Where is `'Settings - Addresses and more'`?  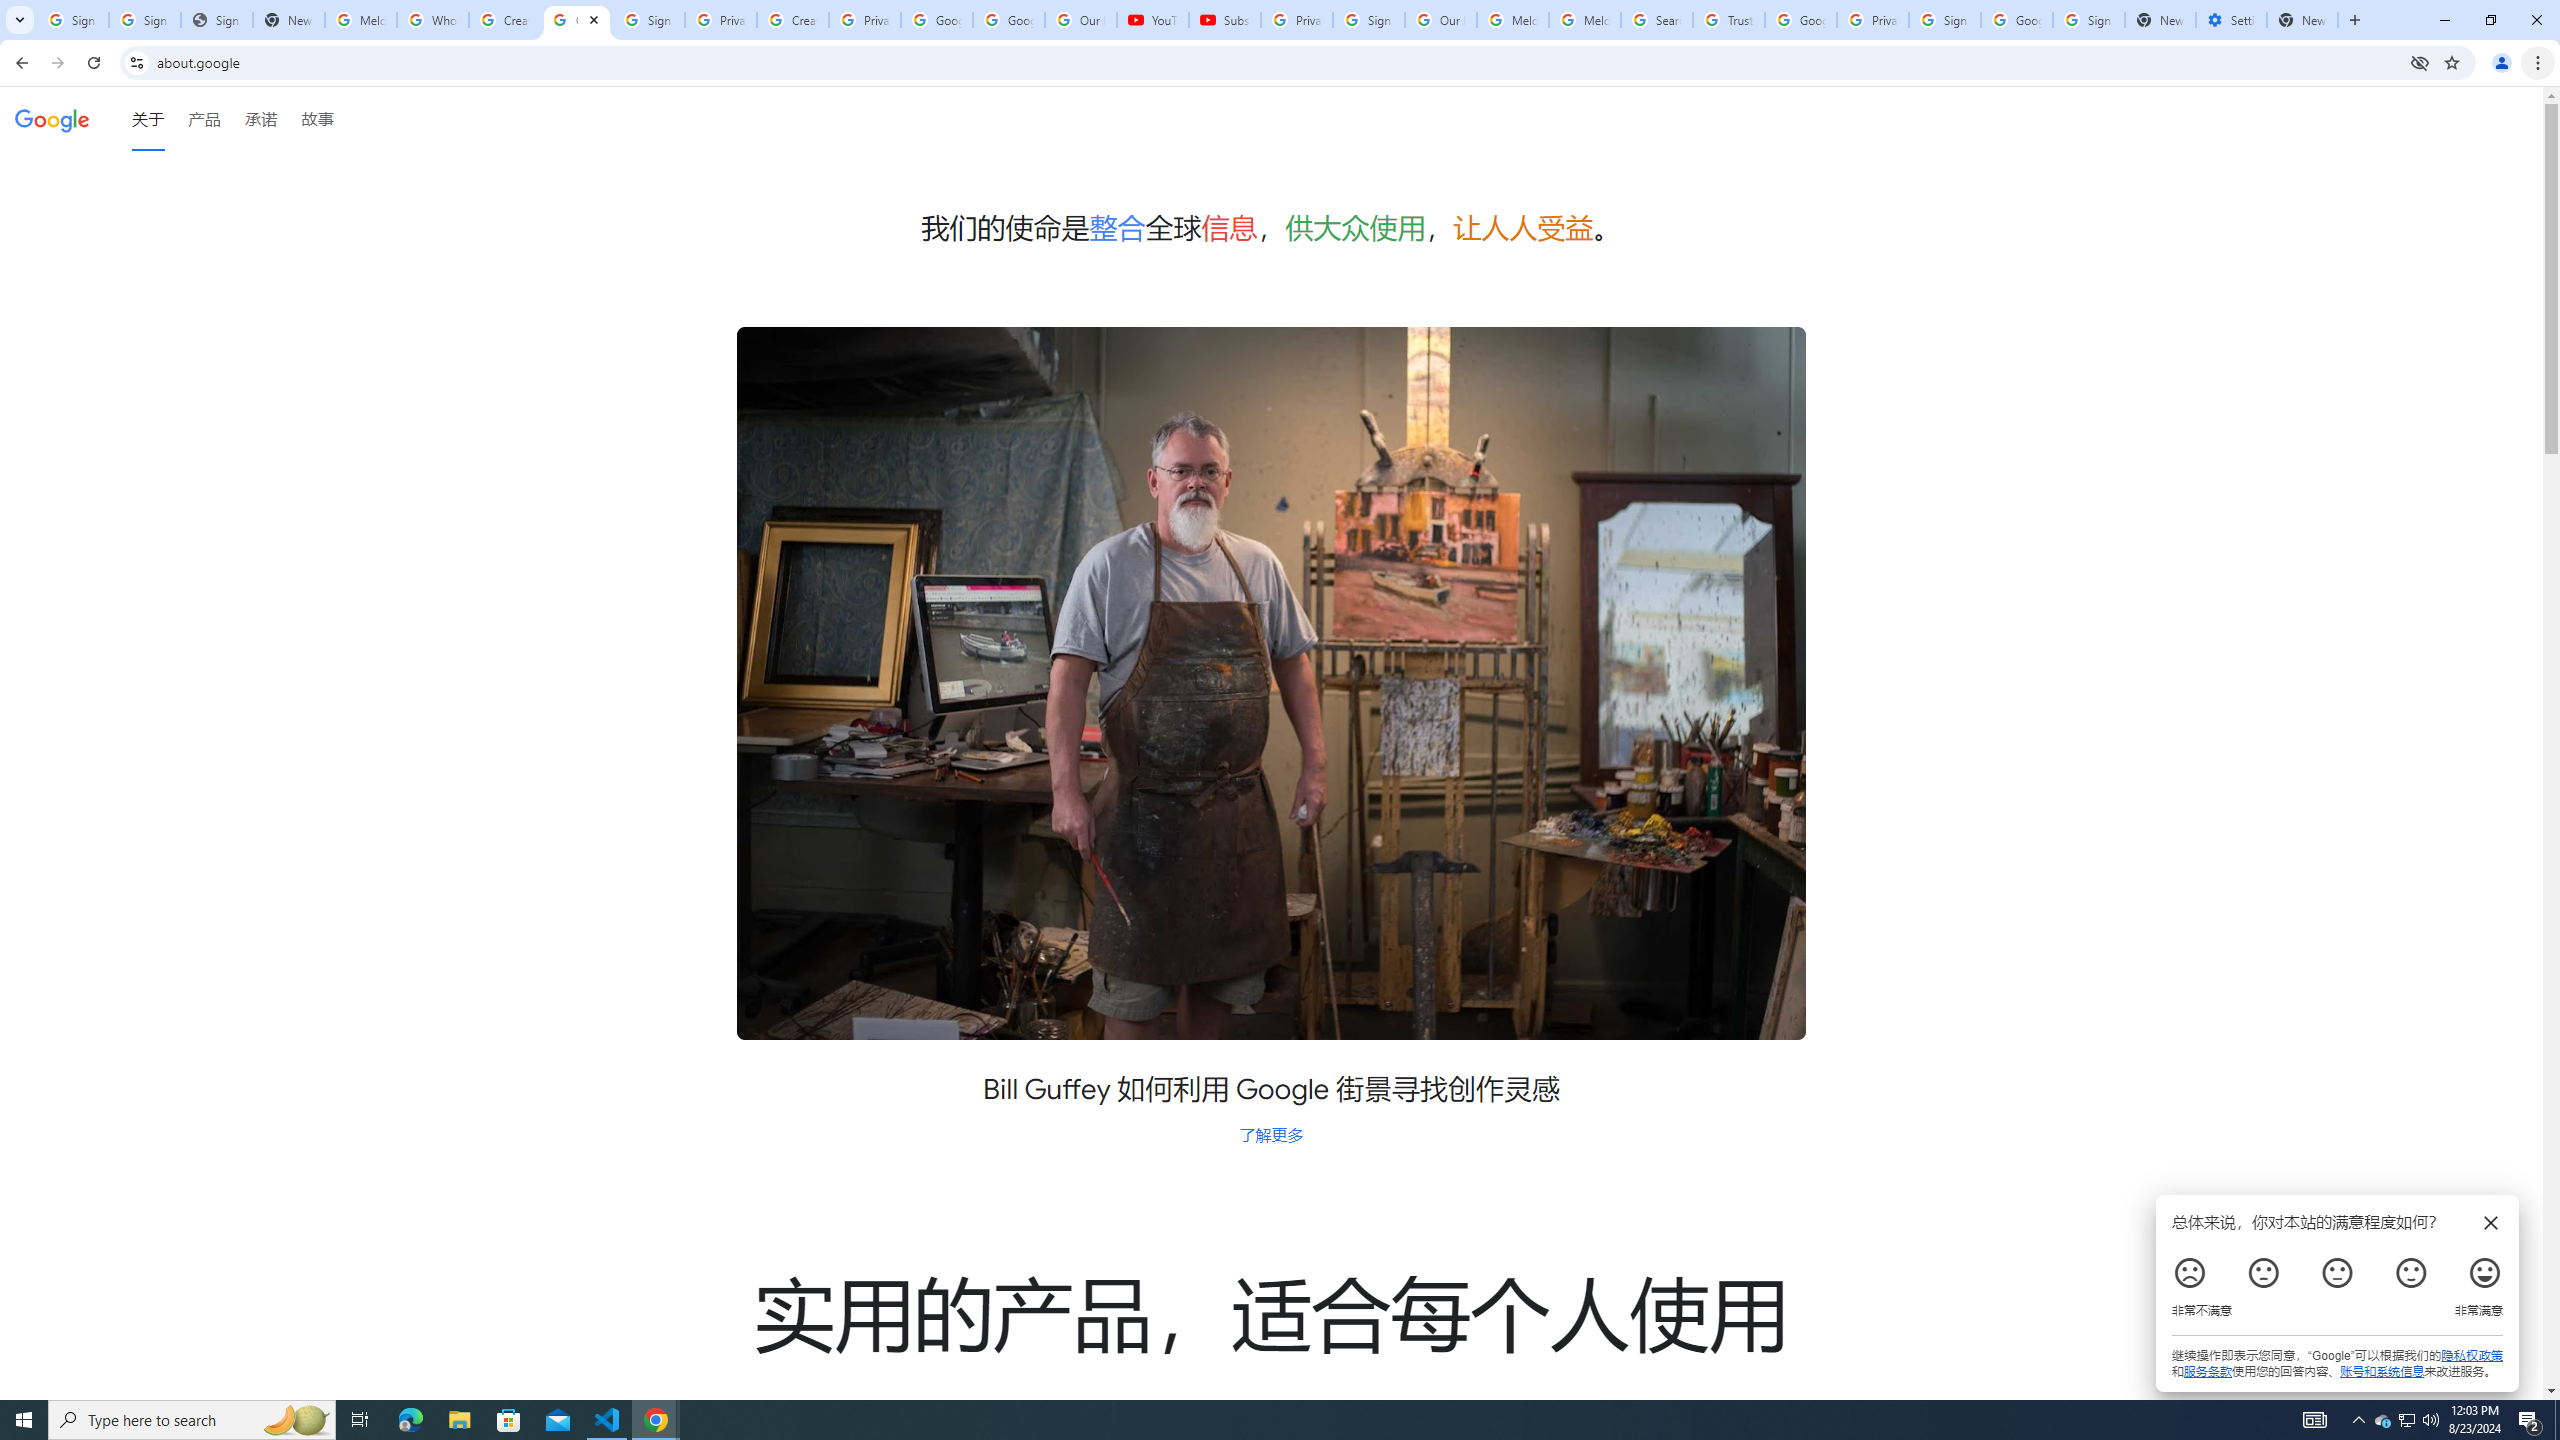
'Settings - Addresses and more' is located at coordinates (2230, 19).